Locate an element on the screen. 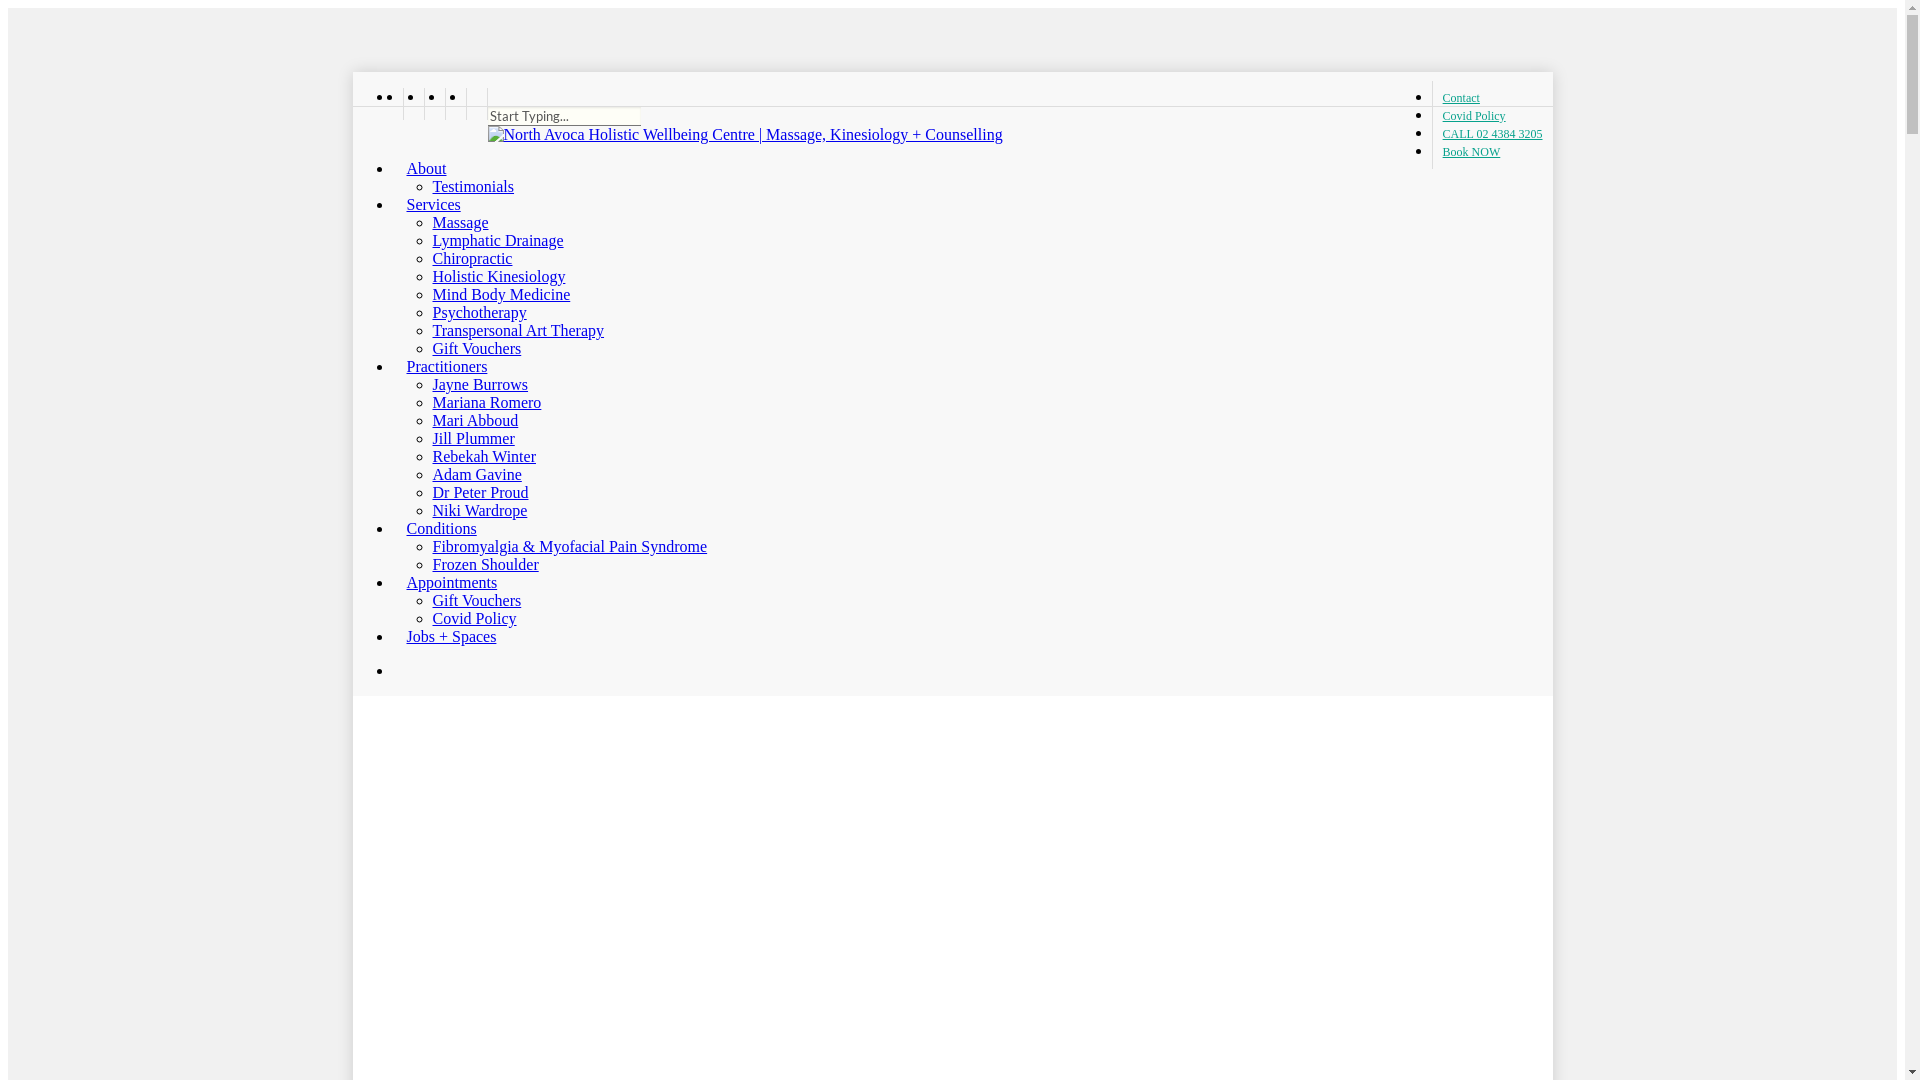  'Mari Abboud' is located at coordinates (474, 419).